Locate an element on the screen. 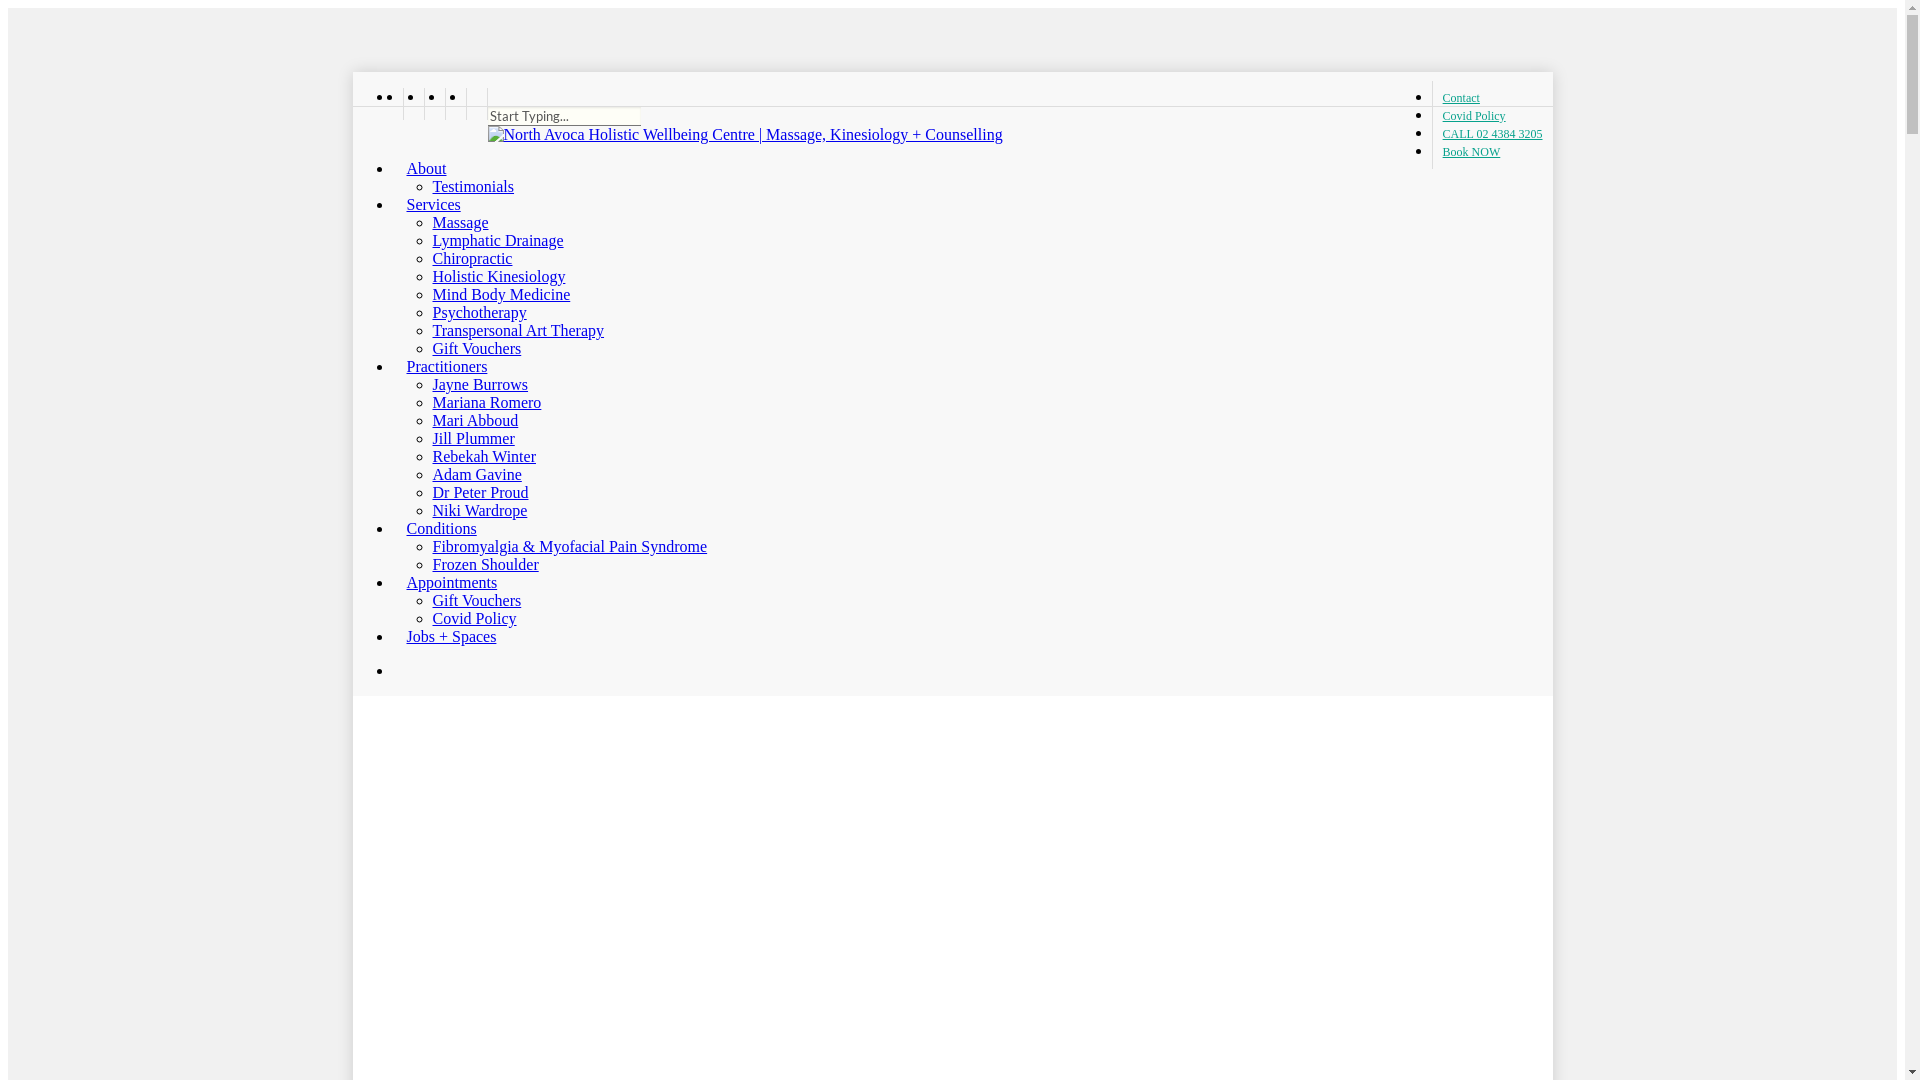  'Mari Abboud' is located at coordinates (474, 419).